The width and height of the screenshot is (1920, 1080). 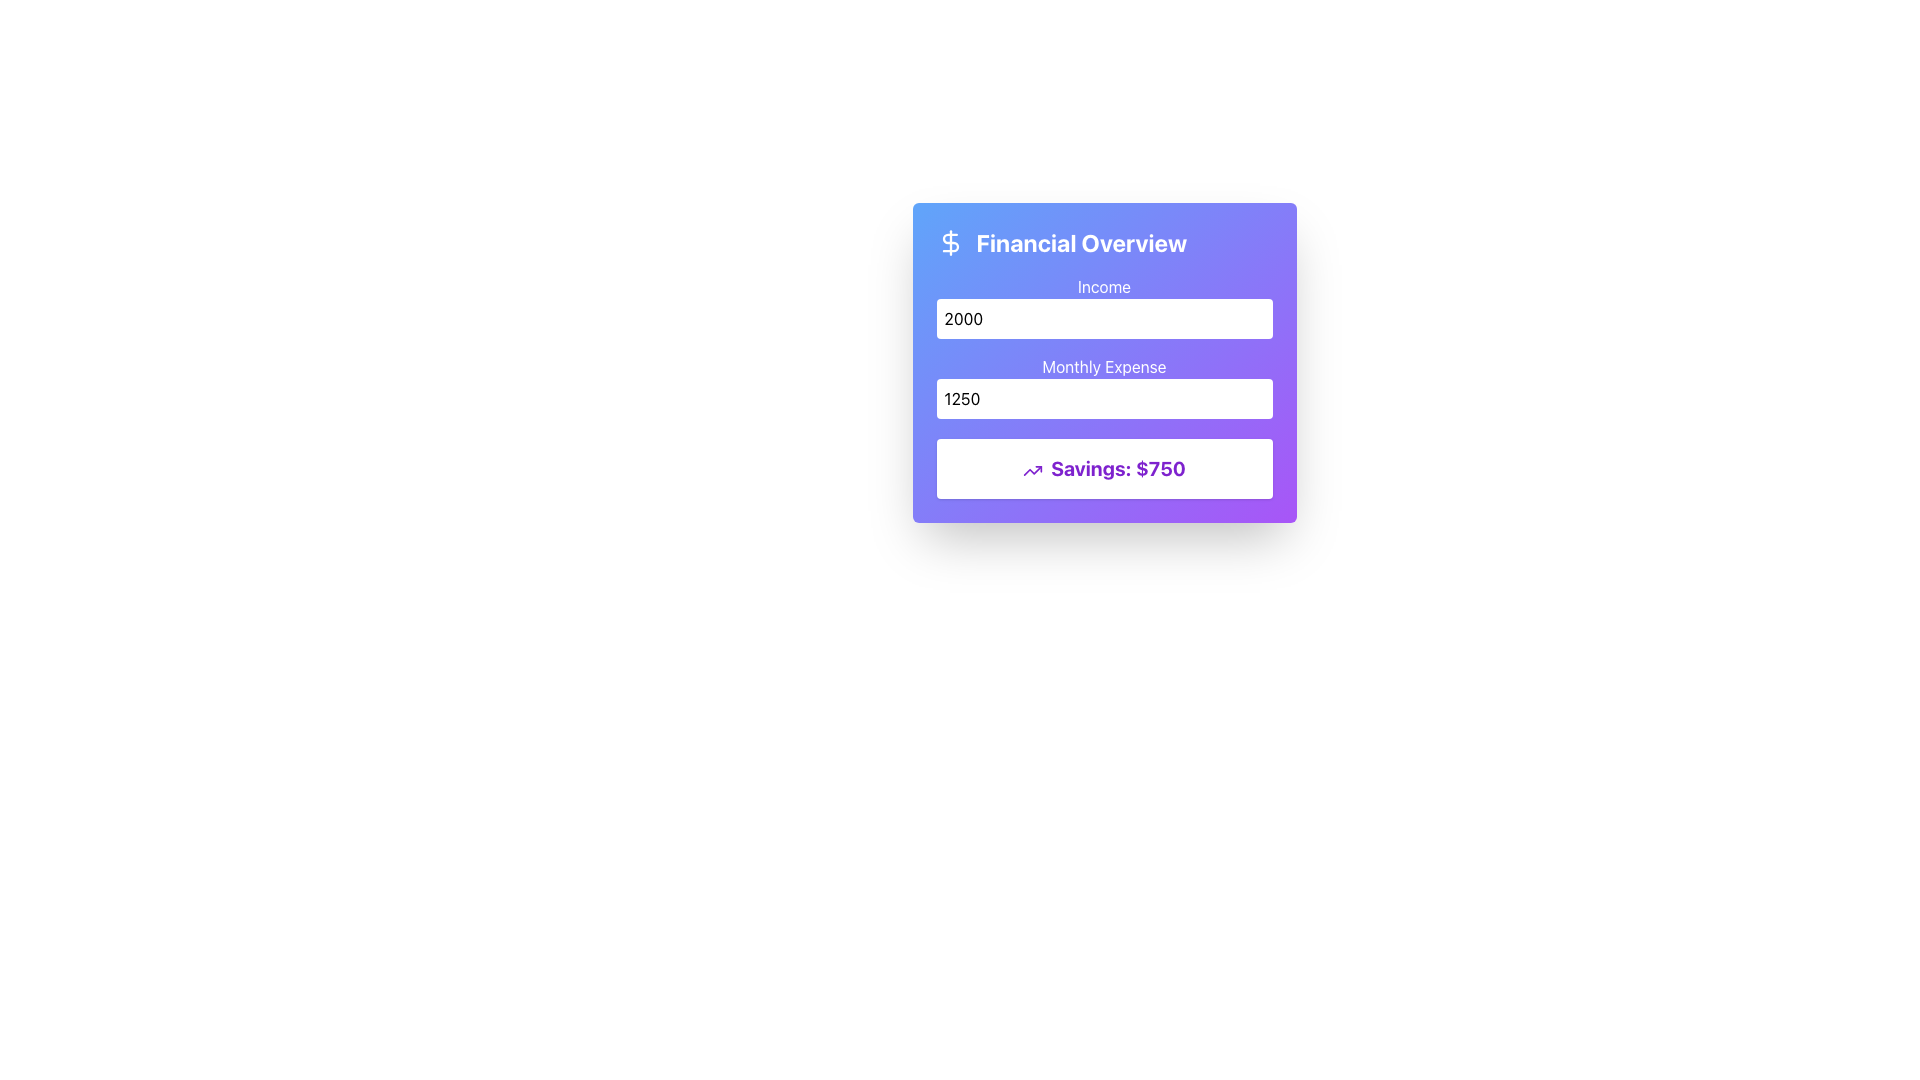 I want to click on the 'Income' text label, which is positioned at the top of a card with a gradient background and aligned above the numerical input field for income, so click(x=1103, y=307).